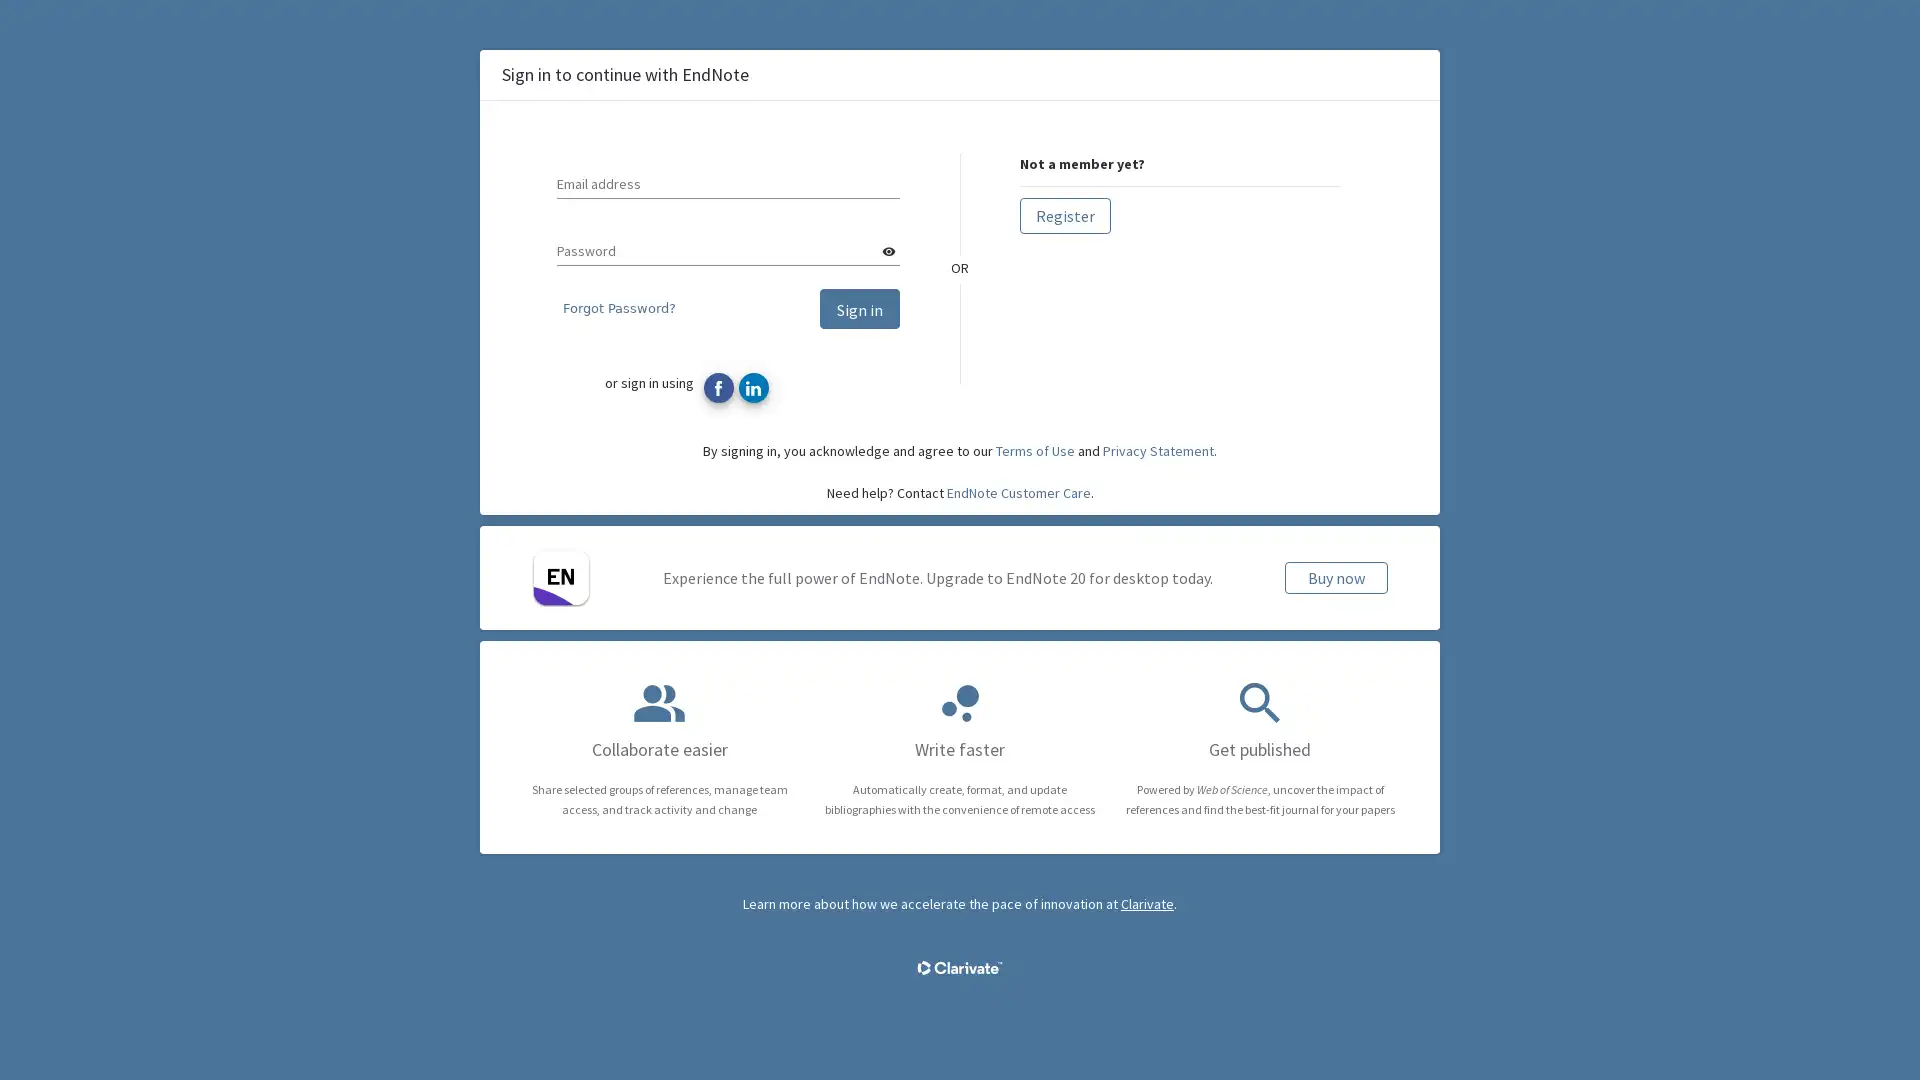  Describe the element at coordinates (718, 386) in the screenshot. I see `Sign in with Facebook` at that location.